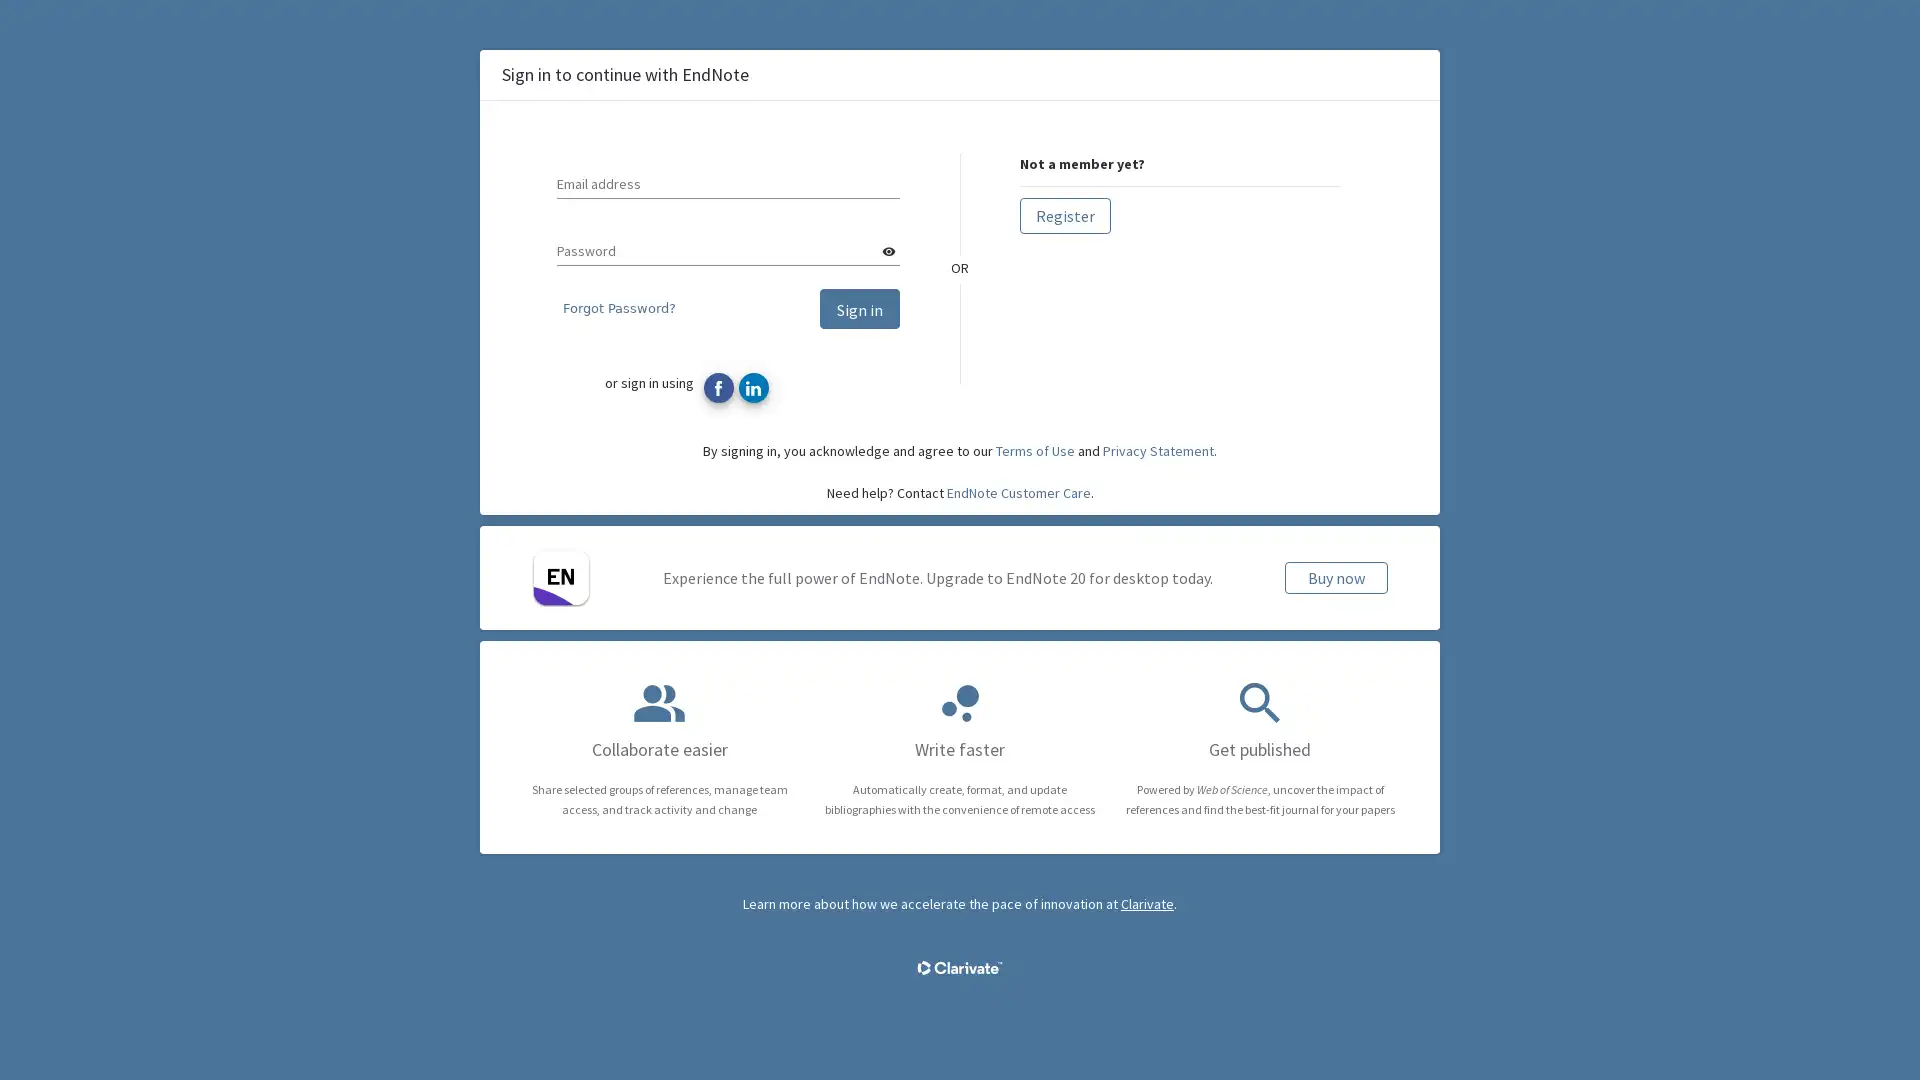  Describe the element at coordinates (718, 386) in the screenshot. I see `Sign in with Facebook` at that location.